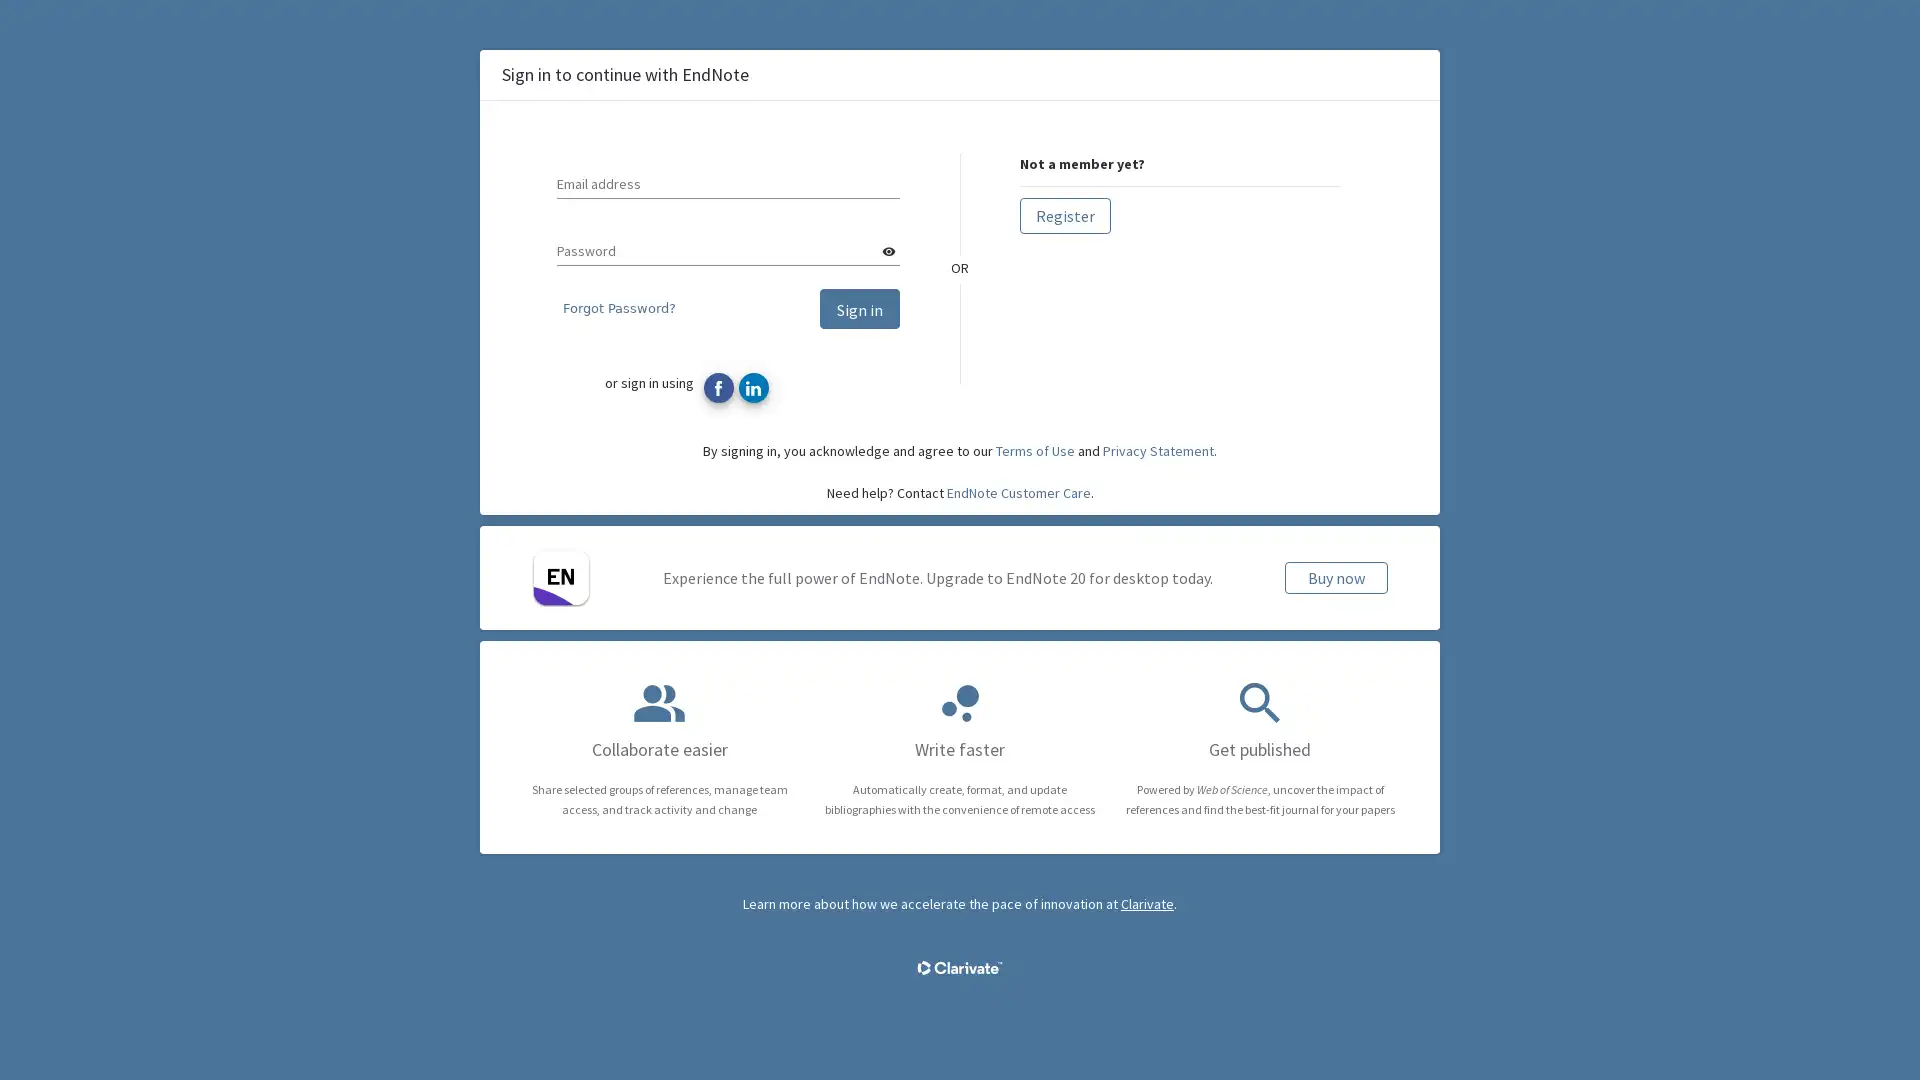  Describe the element at coordinates (718, 386) in the screenshot. I see `Sign in with Facebook` at that location.